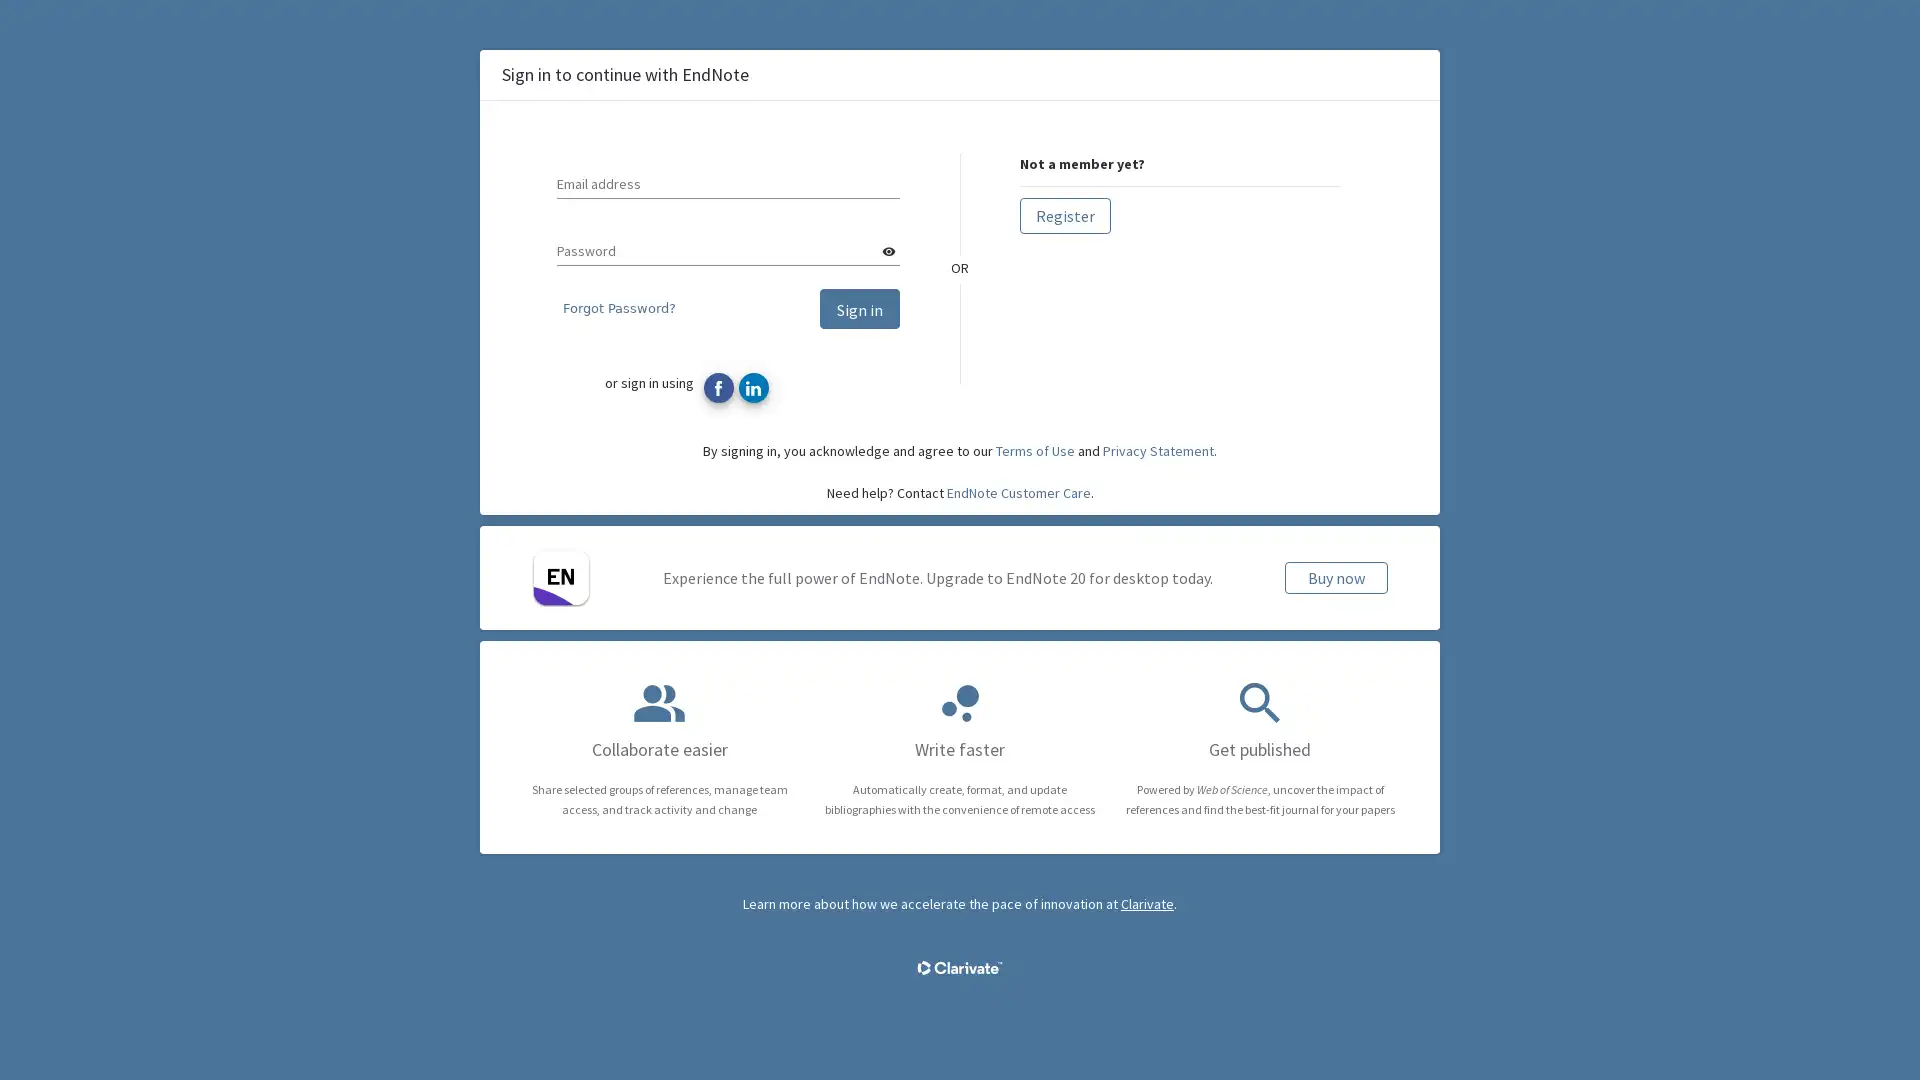  Describe the element at coordinates (718, 386) in the screenshot. I see `Sign in with Facebook` at that location.